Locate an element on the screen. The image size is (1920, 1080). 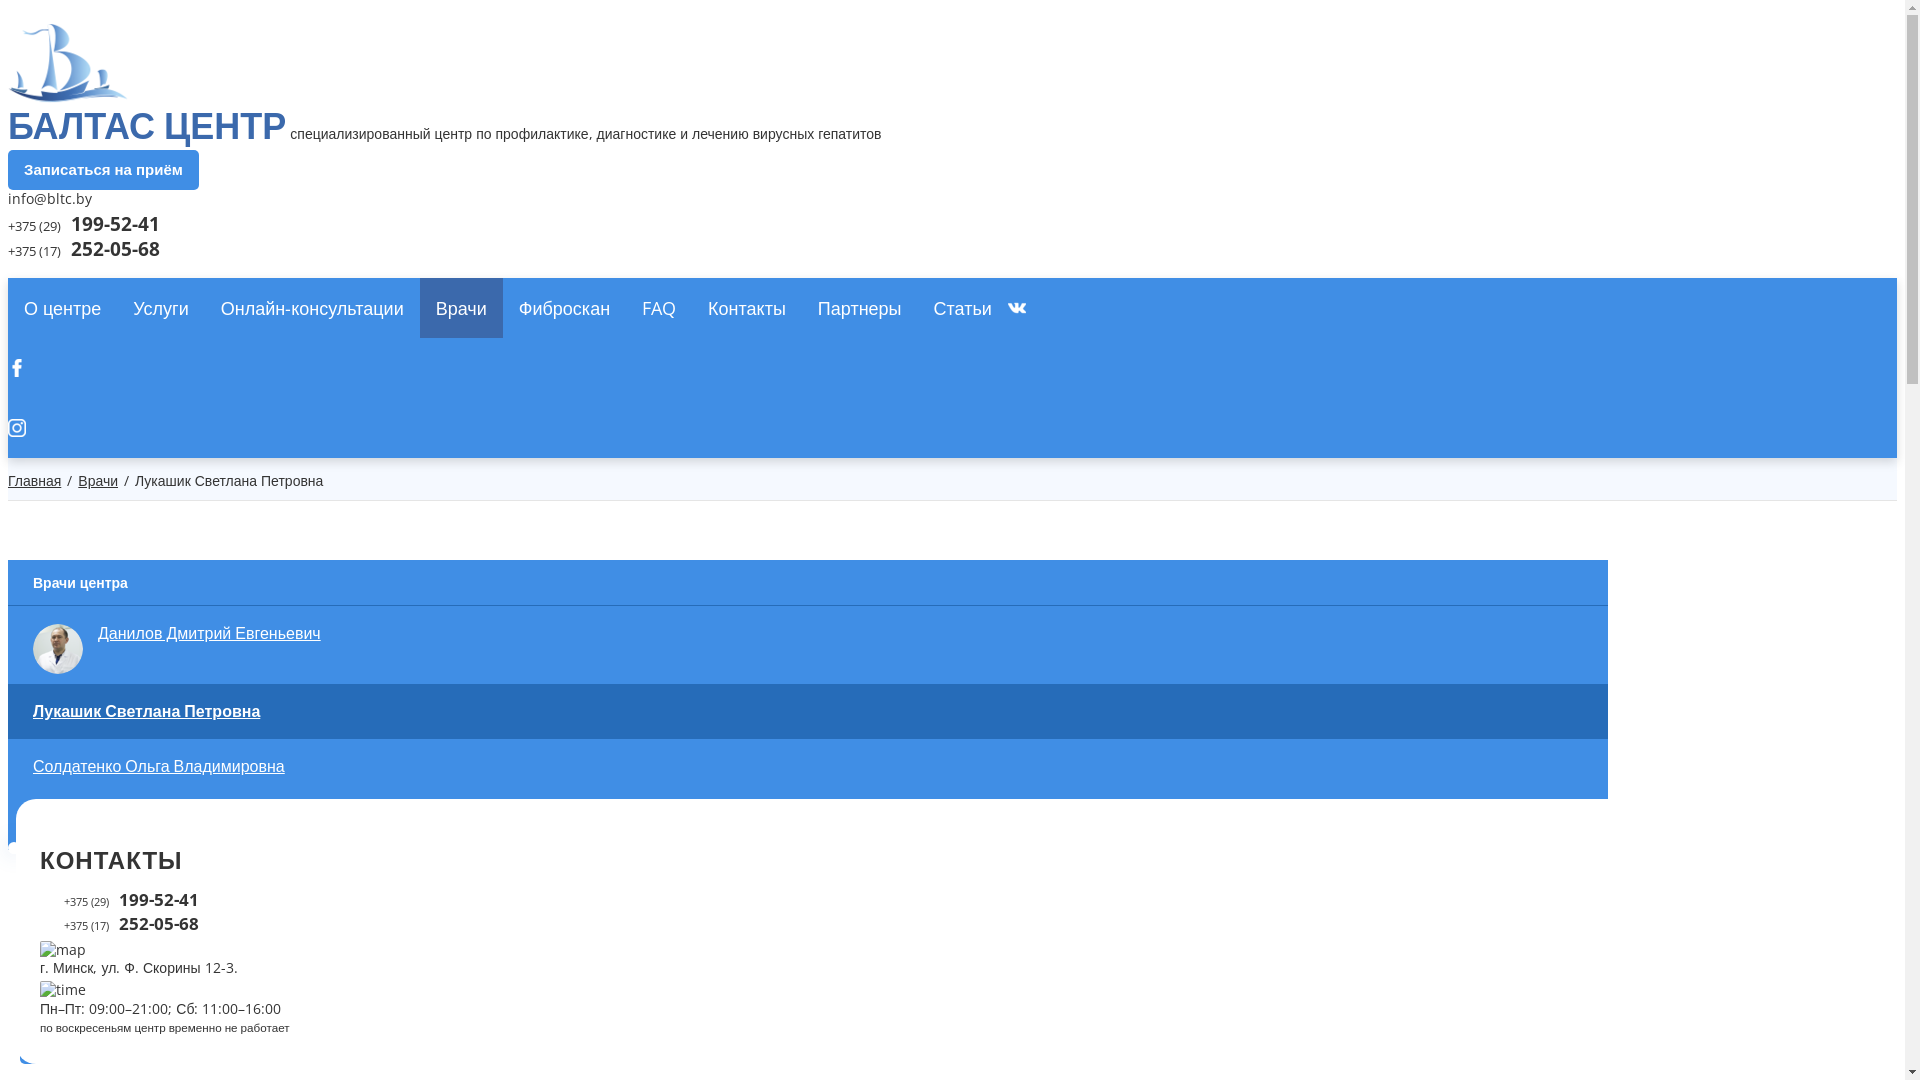
'Facebook' is located at coordinates (807, 367).